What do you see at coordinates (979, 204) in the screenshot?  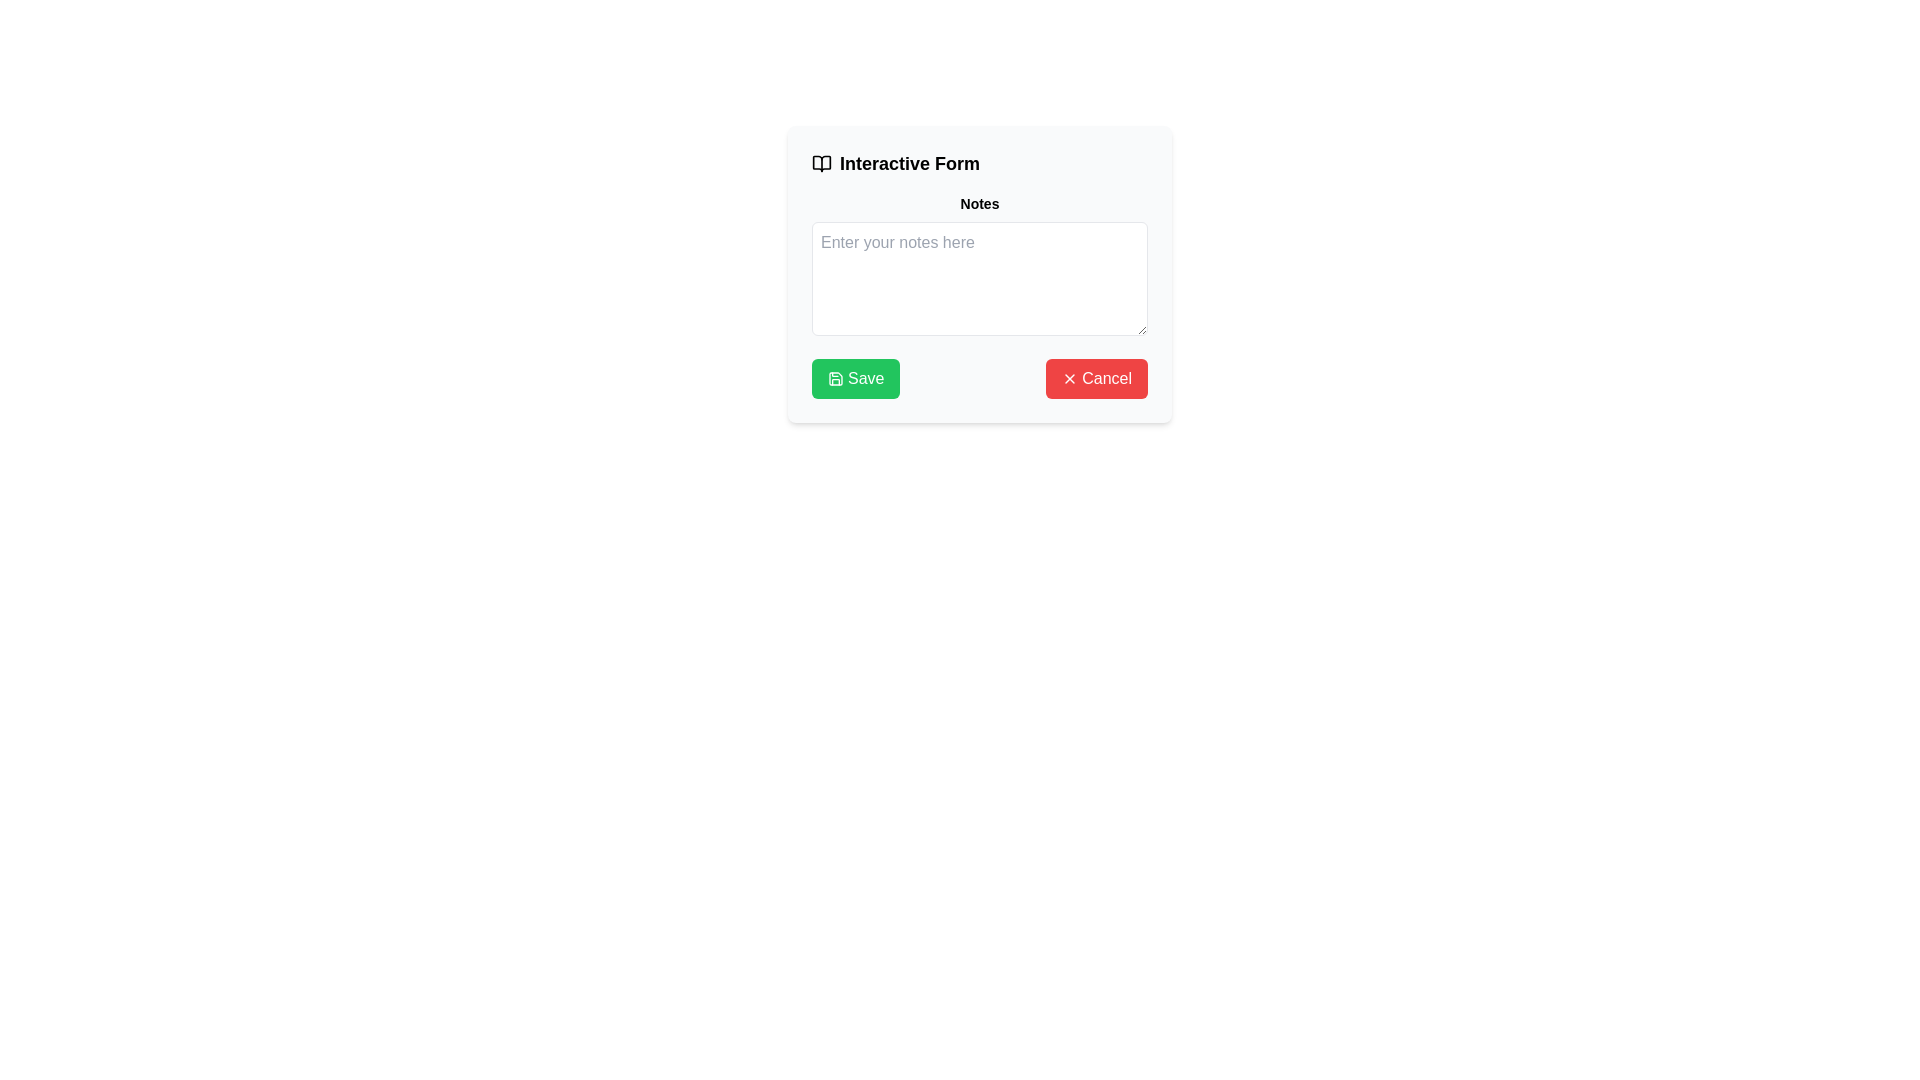 I see `the Text label that serves as the title for the input field below, providing context for user input` at bounding box center [979, 204].